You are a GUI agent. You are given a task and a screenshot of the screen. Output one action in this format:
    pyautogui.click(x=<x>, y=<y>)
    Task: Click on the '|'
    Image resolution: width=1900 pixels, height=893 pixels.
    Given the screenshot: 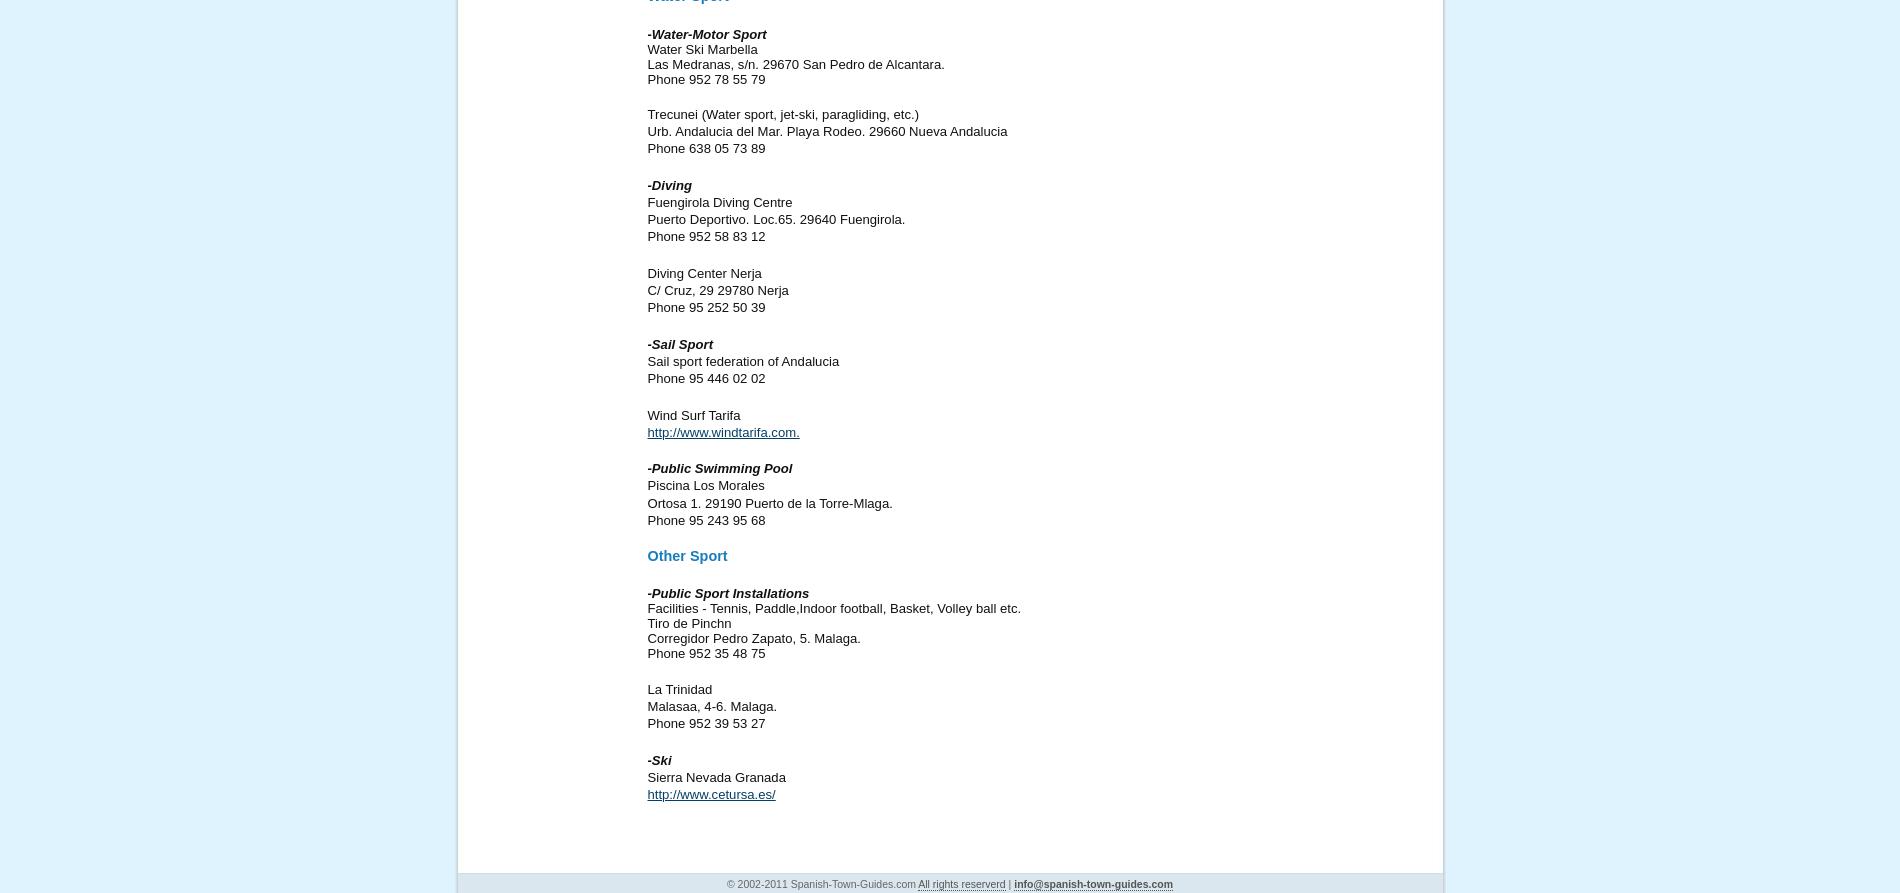 What is the action you would take?
    pyautogui.click(x=1009, y=882)
    